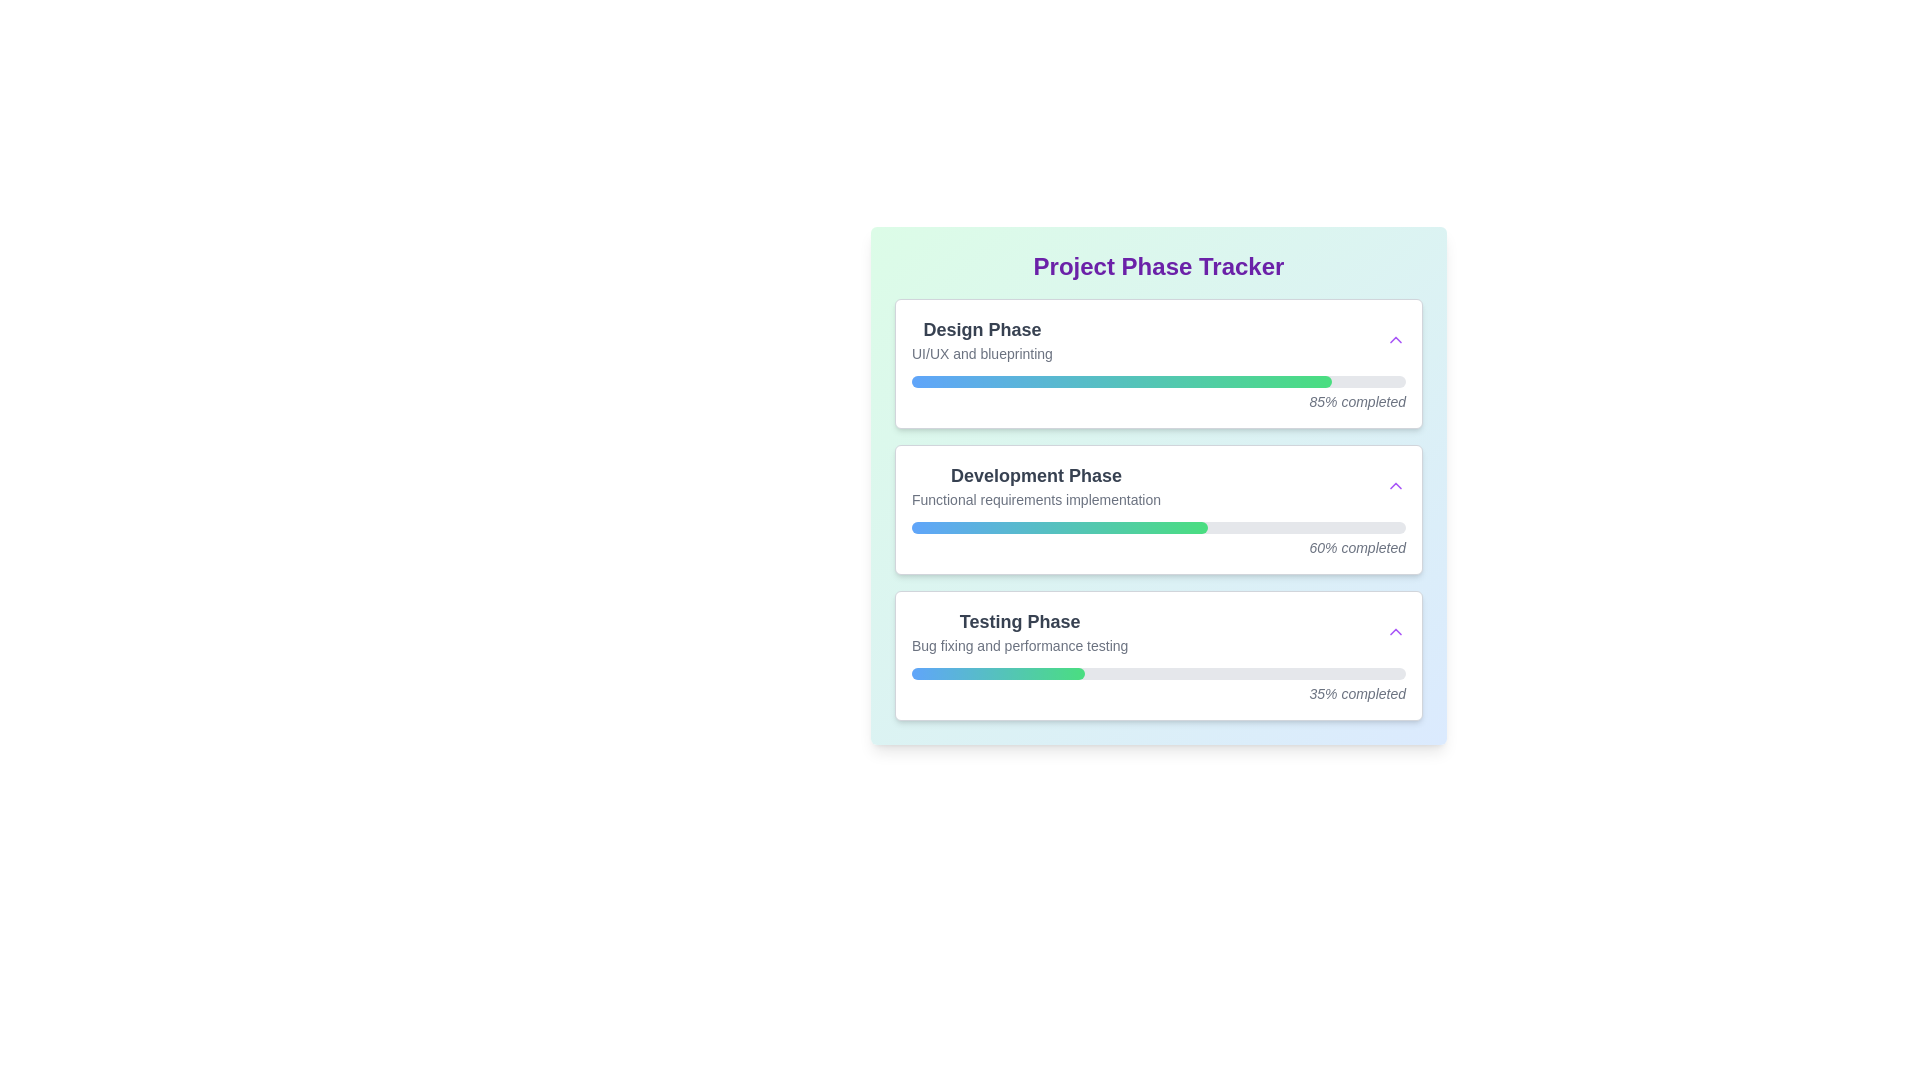  Describe the element at coordinates (1121, 381) in the screenshot. I see `properties of the Progress bar segment indicating 85% completion within the 'Design Phase' section` at that location.